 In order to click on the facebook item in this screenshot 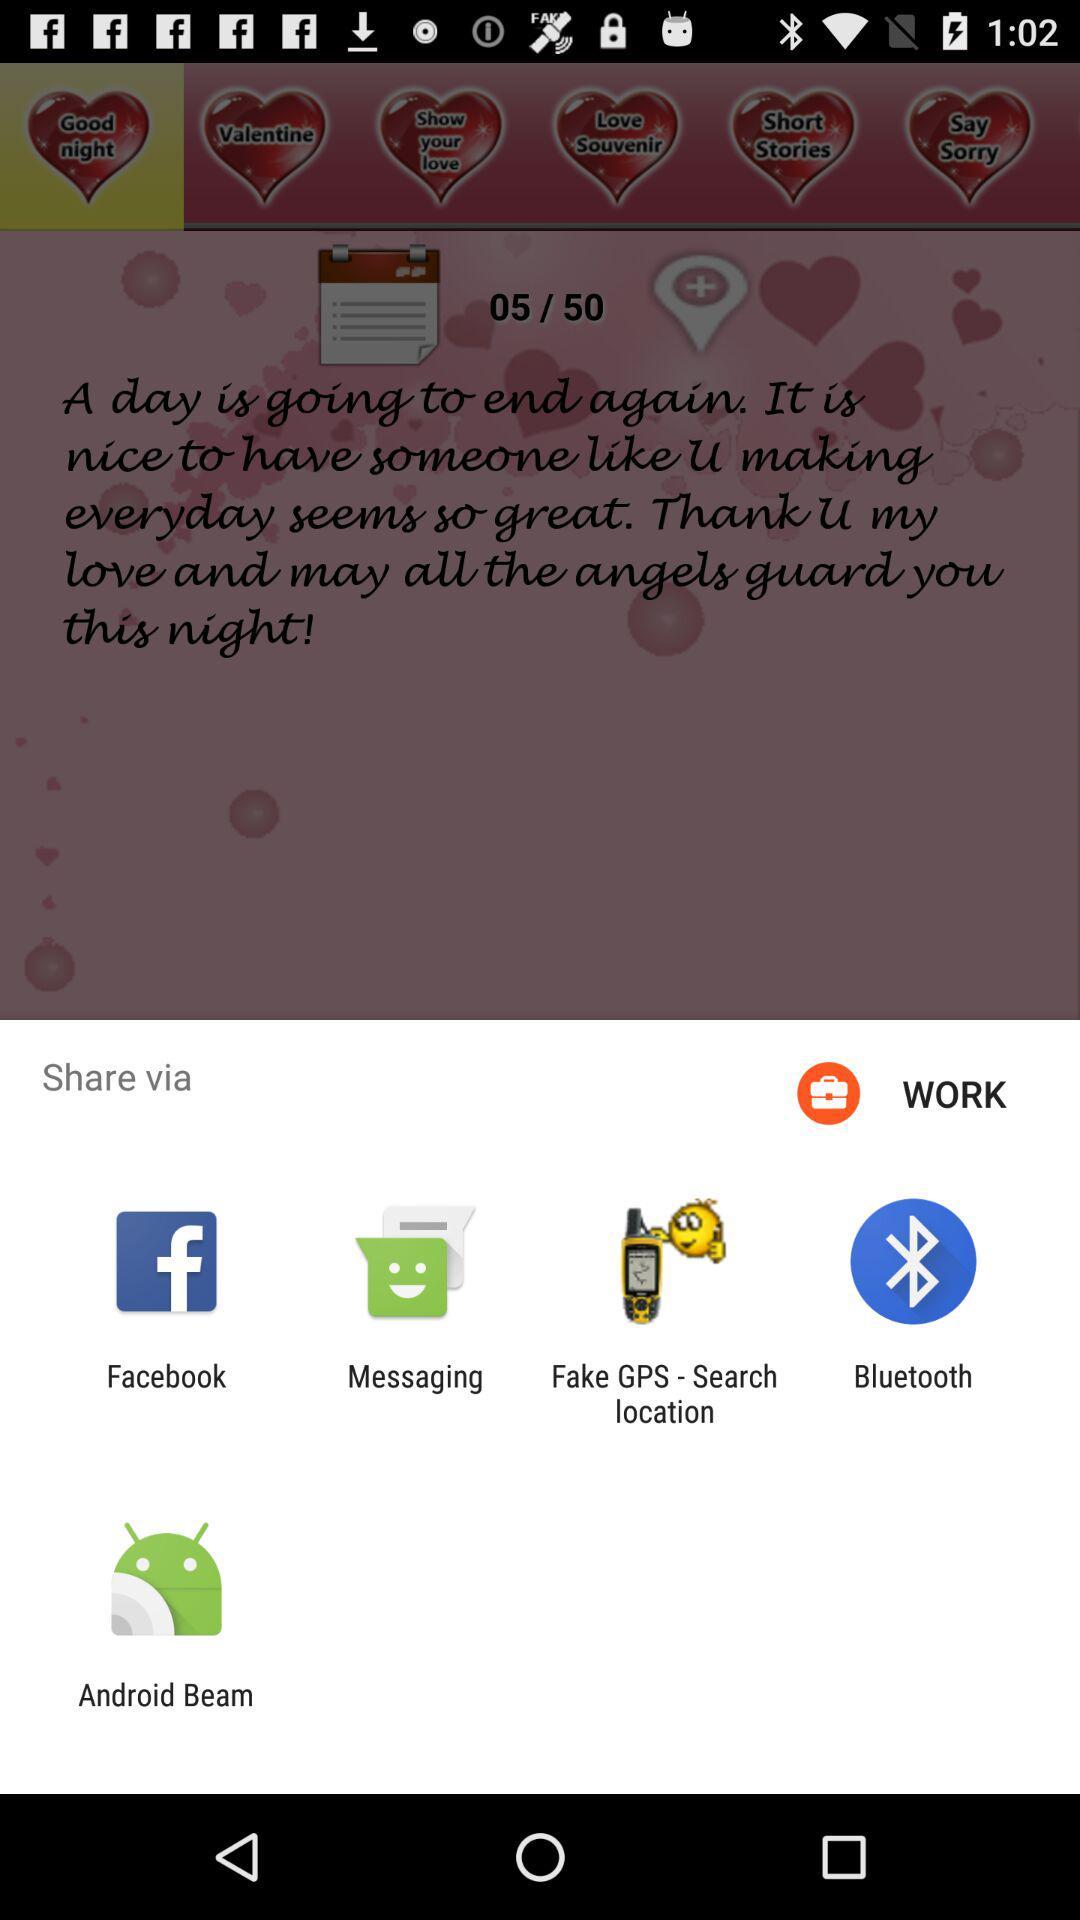, I will do `click(165, 1392)`.